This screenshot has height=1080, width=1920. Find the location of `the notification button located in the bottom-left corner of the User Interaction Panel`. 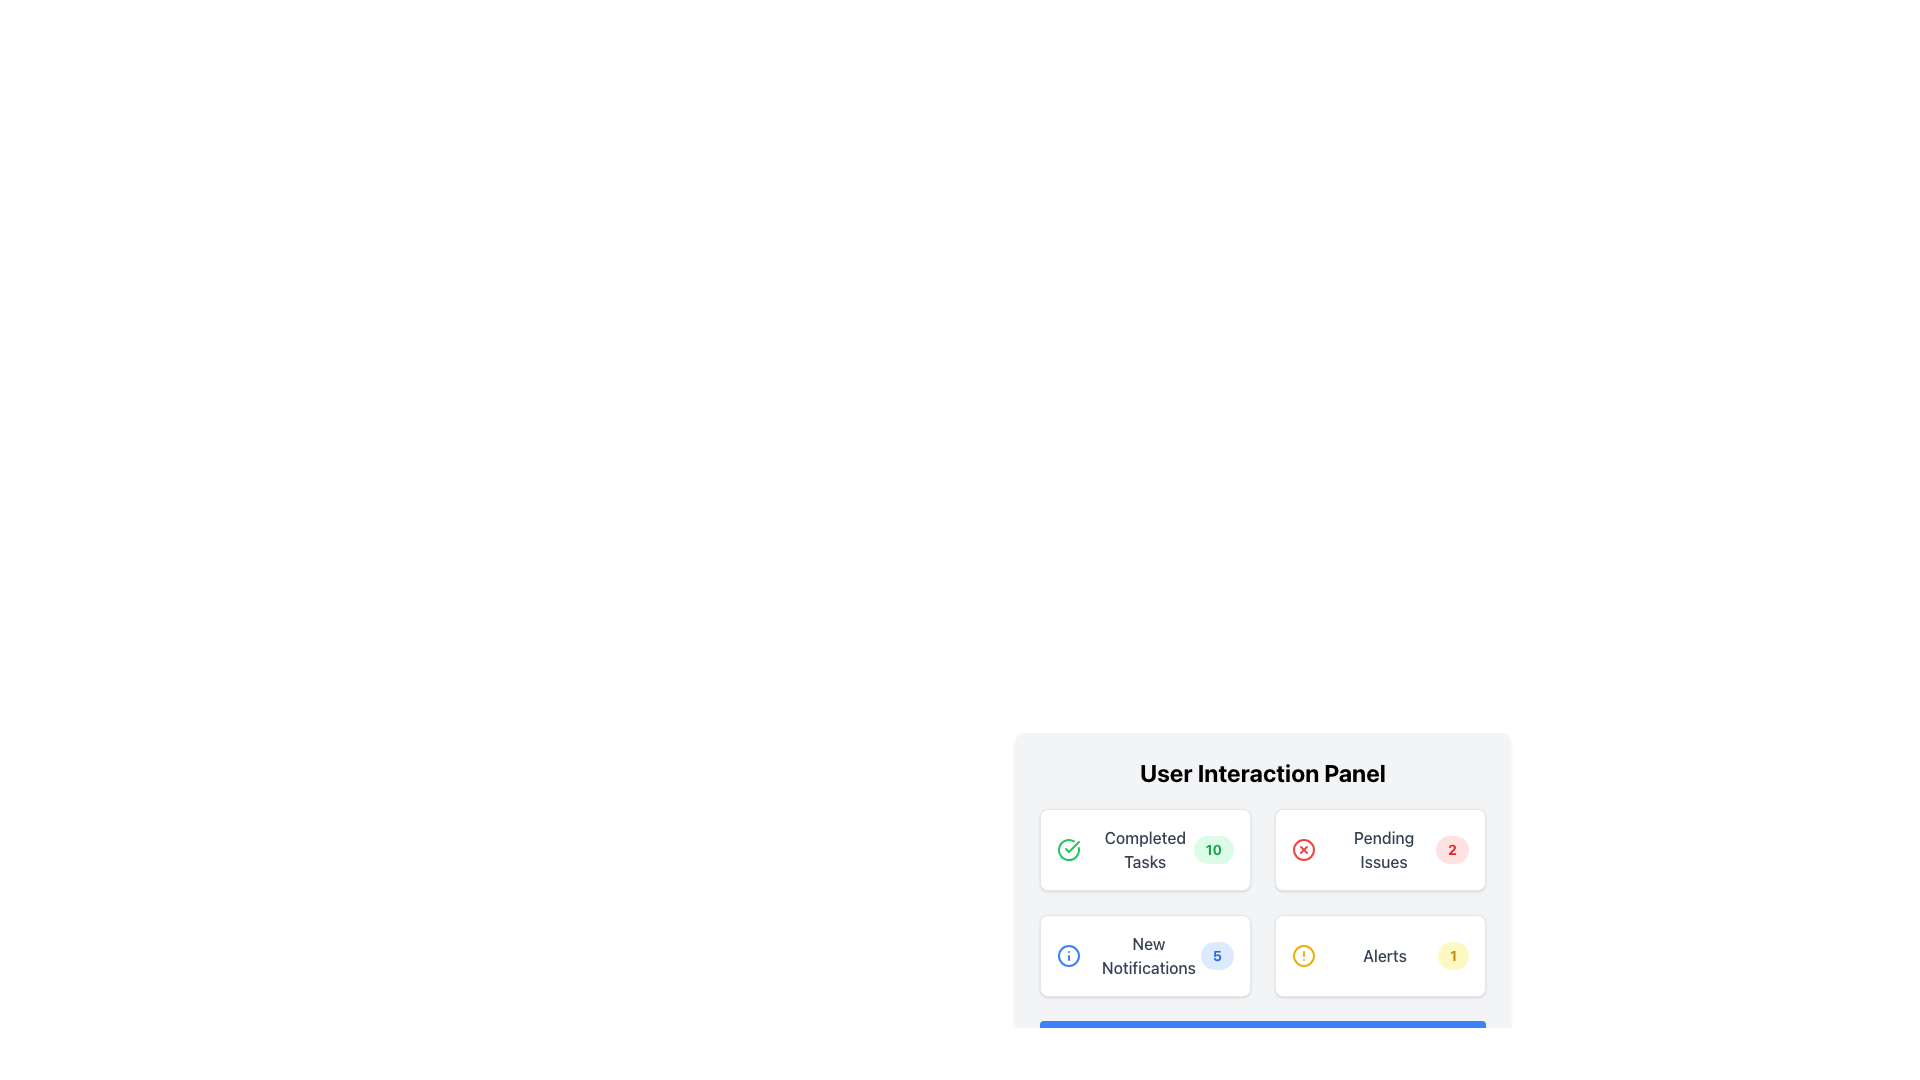

the notification button located in the bottom-left corner of the User Interaction Panel is located at coordinates (1145, 955).